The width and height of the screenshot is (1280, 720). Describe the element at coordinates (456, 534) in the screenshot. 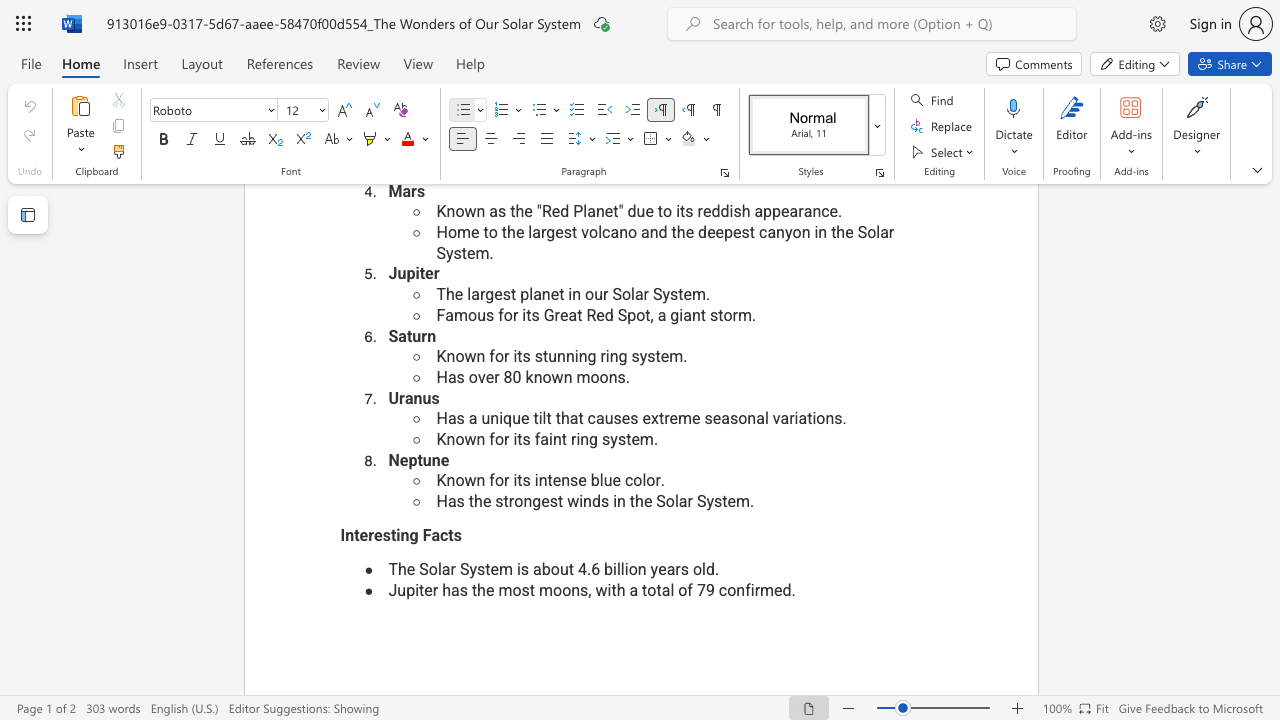

I see `the 2th character "s" in the text` at that location.